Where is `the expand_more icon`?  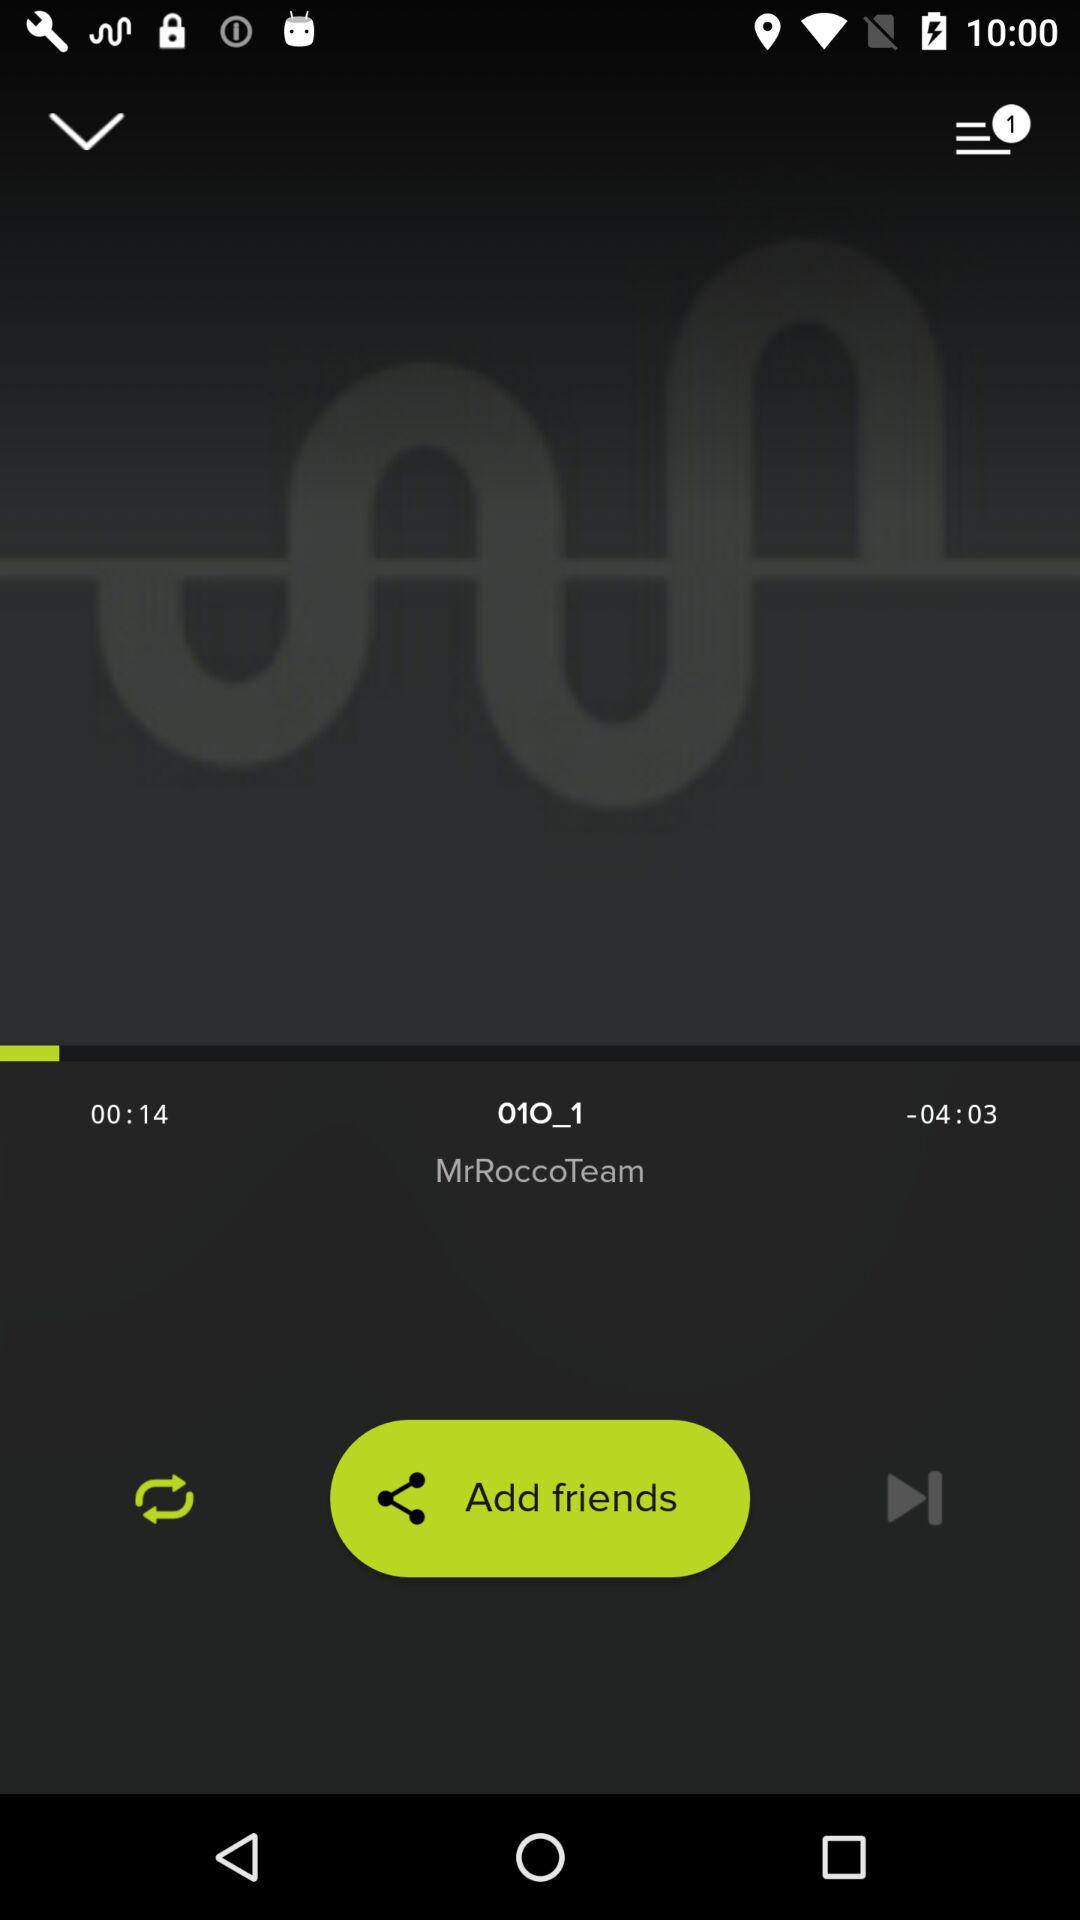 the expand_more icon is located at coordinates (85, 130).